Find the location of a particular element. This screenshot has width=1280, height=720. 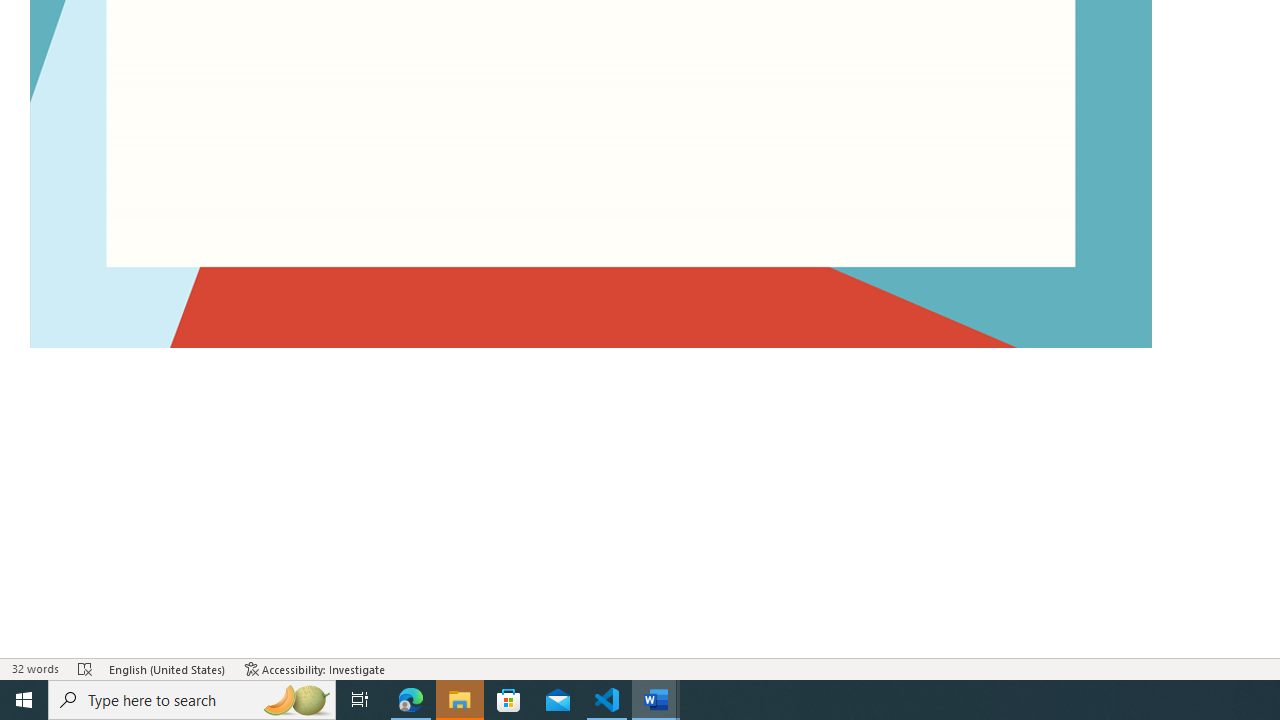

'Word Count 32 words' is located at coordinates (35, 669).